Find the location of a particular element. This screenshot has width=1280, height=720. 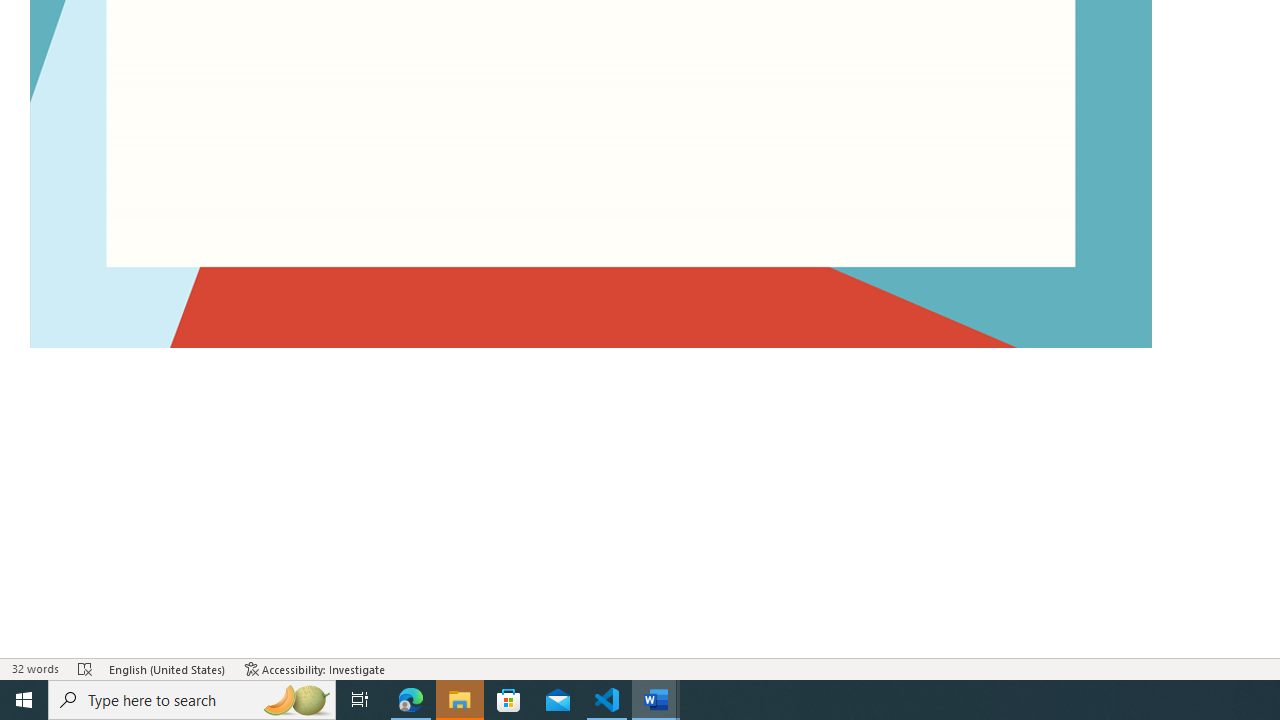

'Word Count 32 words' is located at coordinates (35, 669).